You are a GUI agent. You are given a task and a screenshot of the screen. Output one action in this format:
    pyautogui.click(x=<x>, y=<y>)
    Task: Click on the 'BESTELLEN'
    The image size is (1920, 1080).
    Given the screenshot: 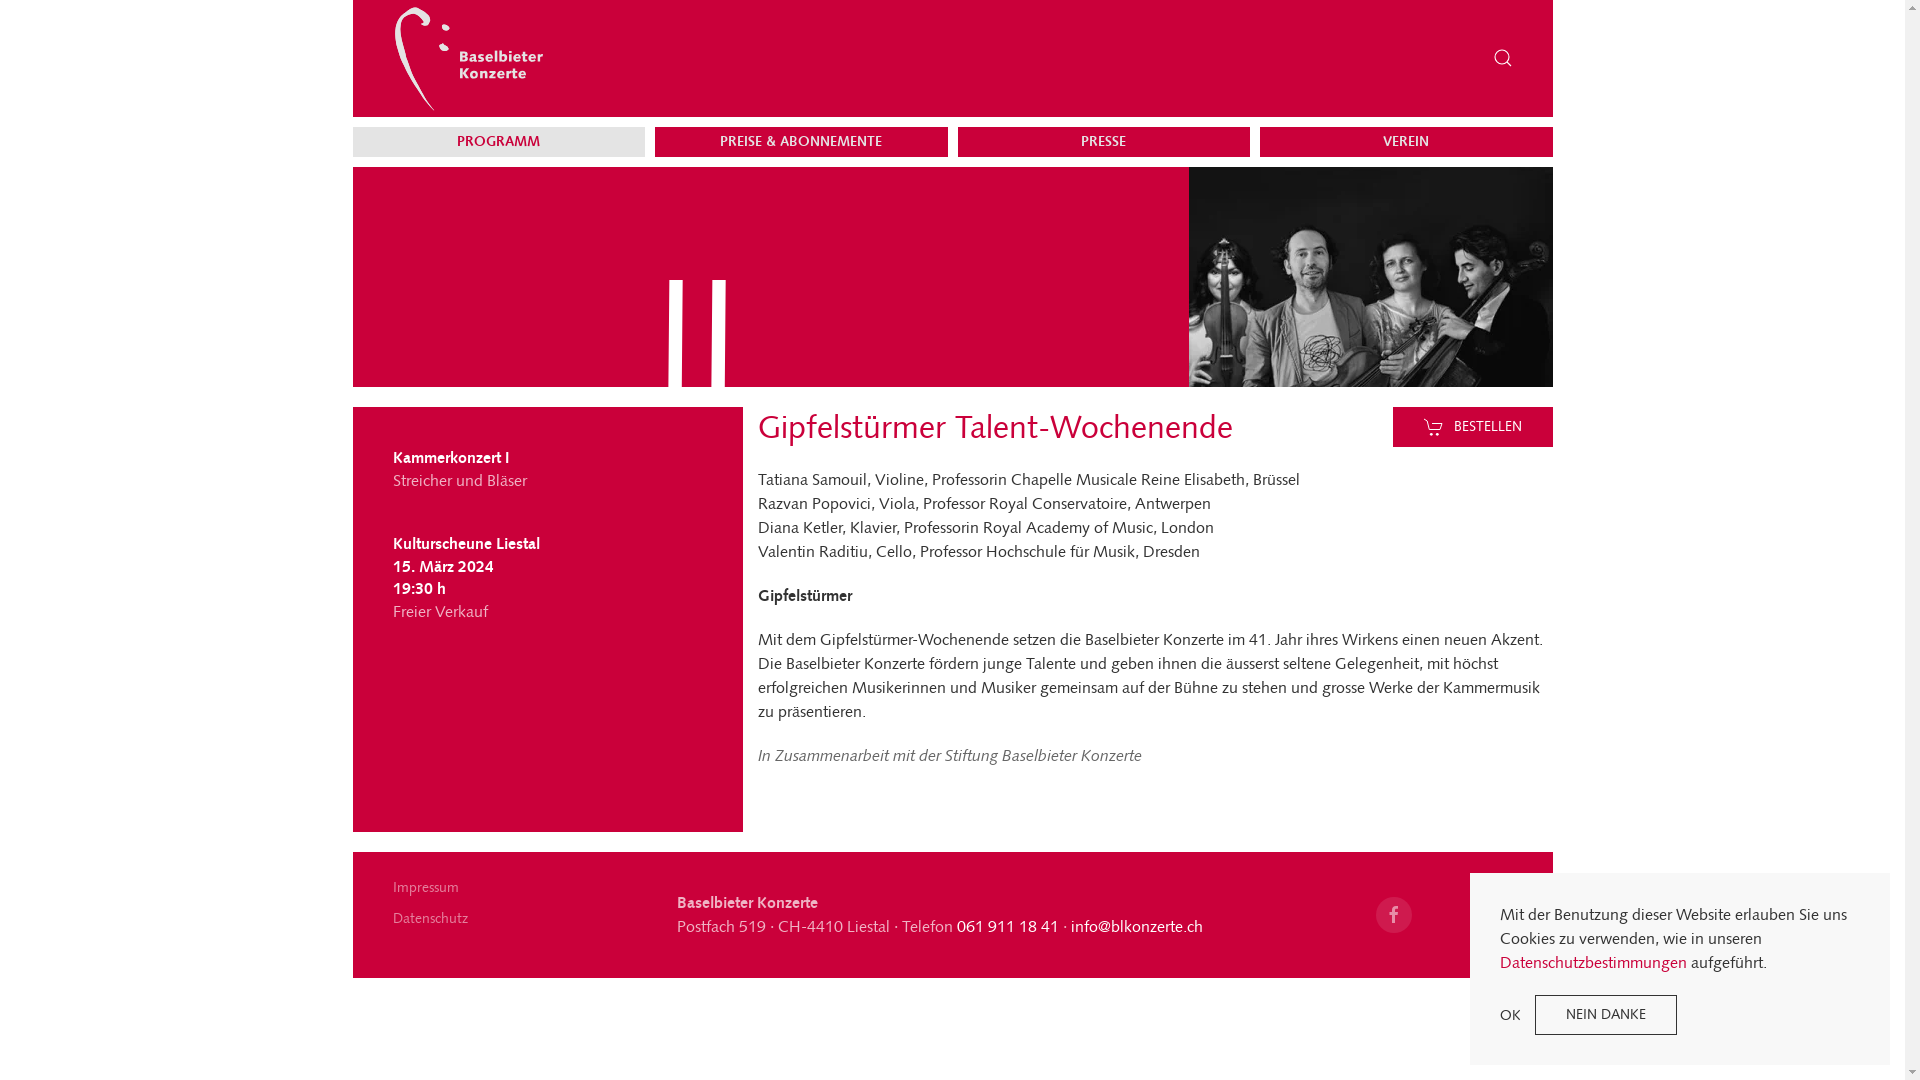 What is the action you would take?
    pyautogui.click(x=1473, y=426)
    